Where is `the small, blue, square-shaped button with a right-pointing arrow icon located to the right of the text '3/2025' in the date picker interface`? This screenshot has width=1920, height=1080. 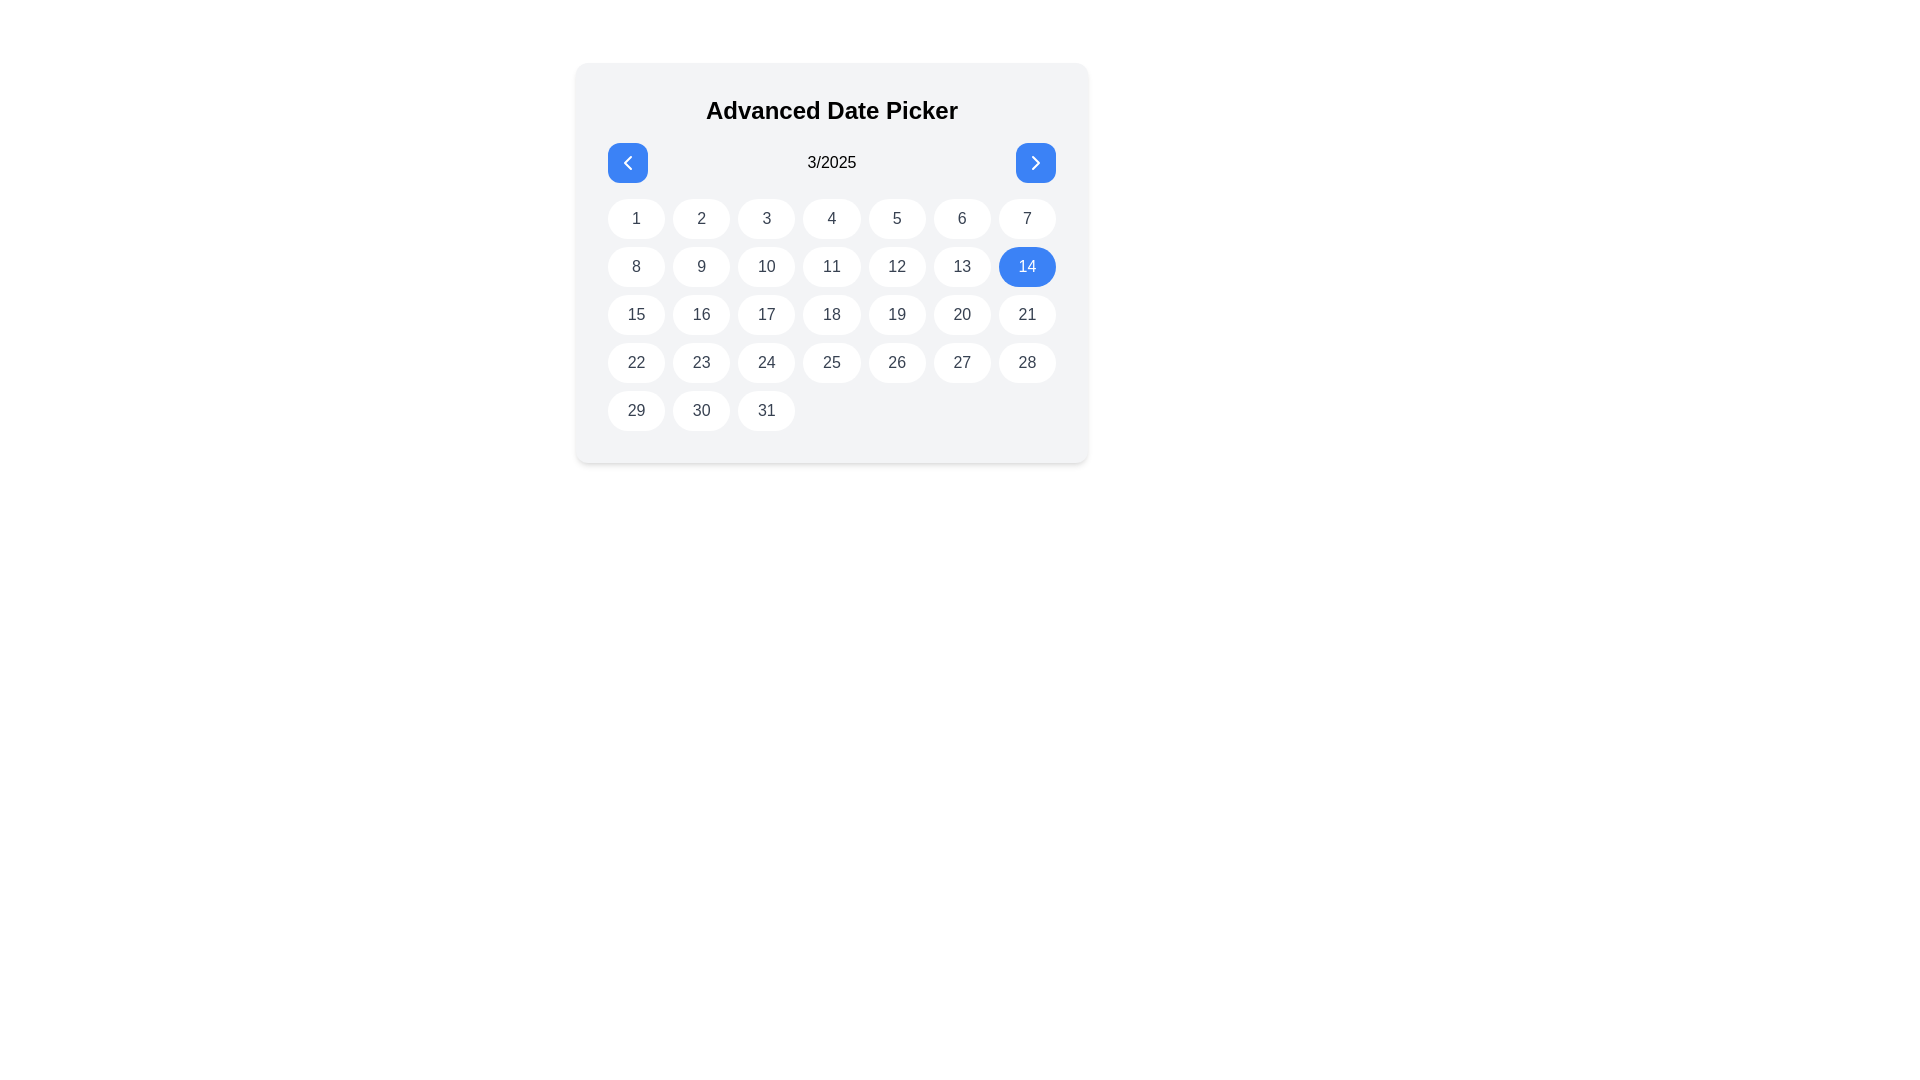
the small, blue, square-shaped button with a right-pointing arrow icon located to the right of the text '3/2025' in the date picker interface is located at coordinates (1036, 161).